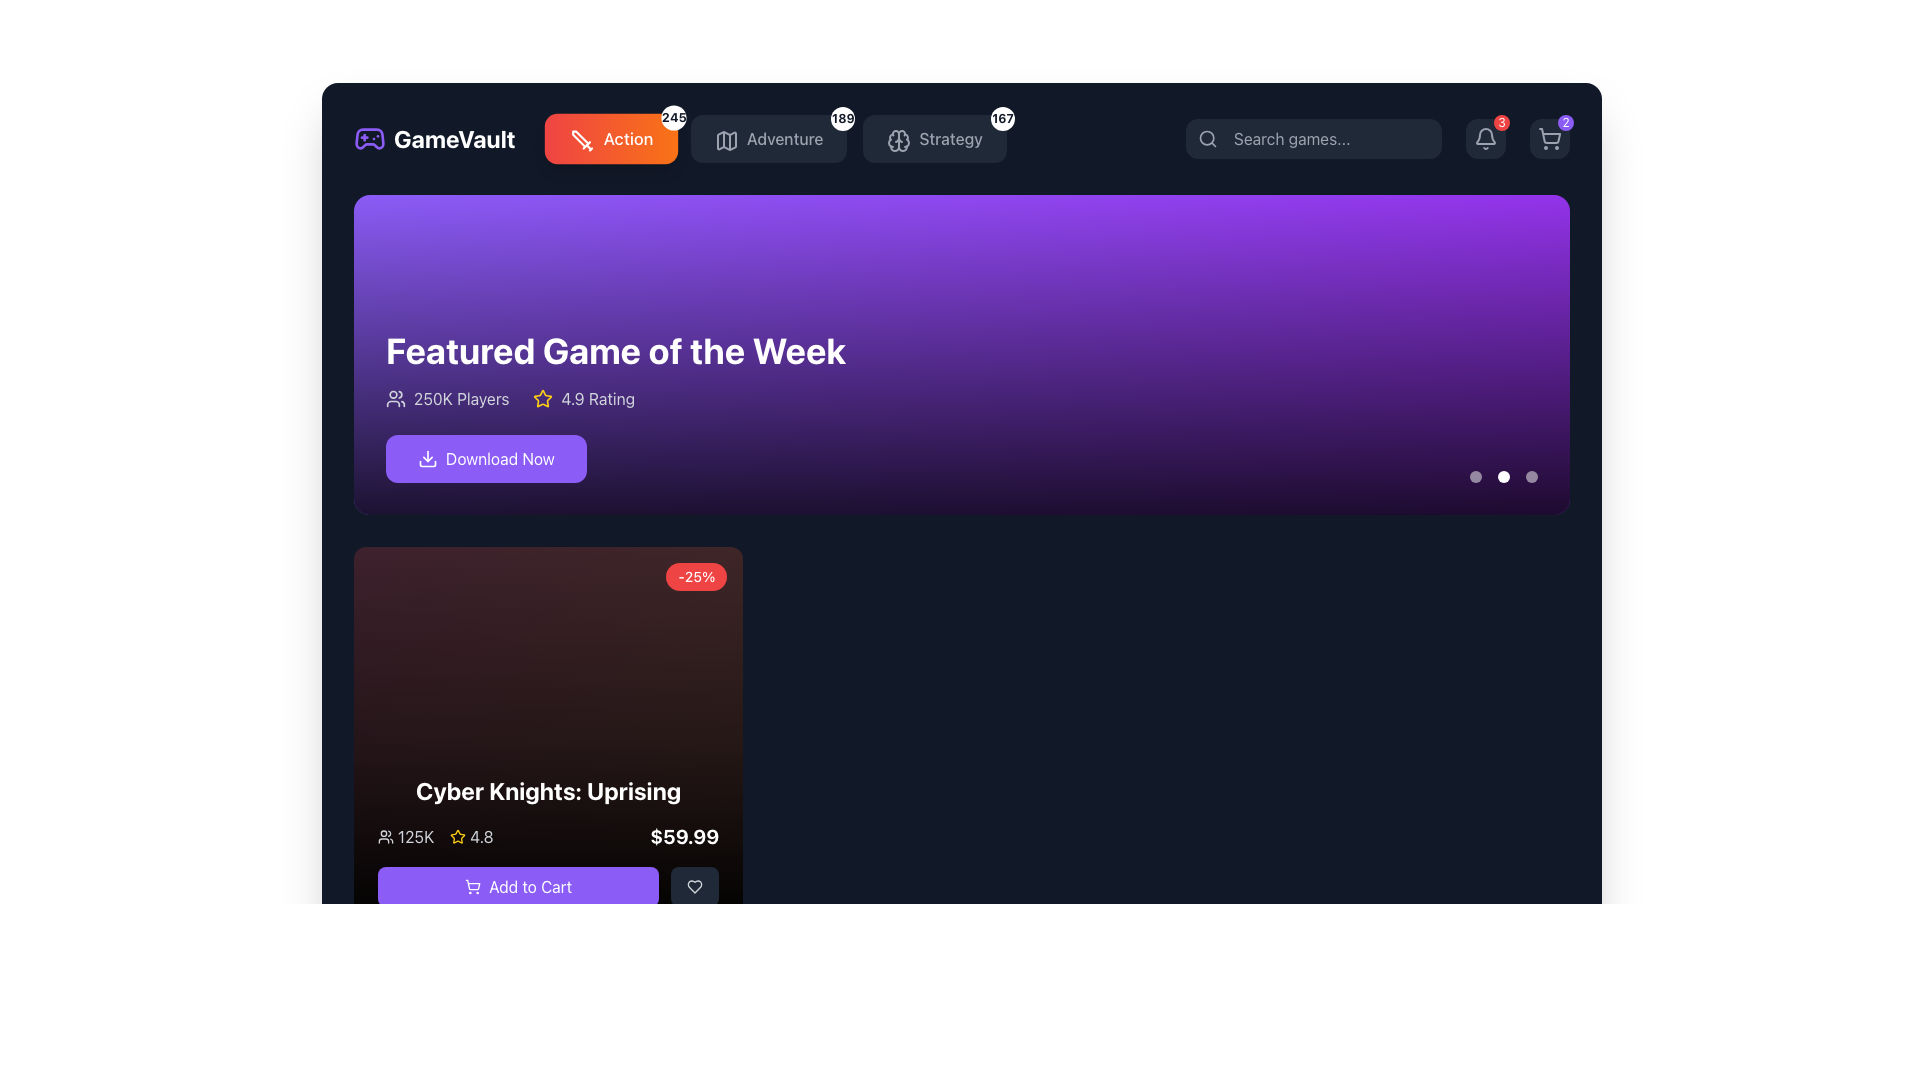  What do you see at coordinates (695, 886) in the screenshot?
I see `the heart icon representing the 'like' or 'favorite' function, which is centrally positioned within a rounded rectangular button in the bottom-right corner of the product card for 'Cyber Knights: Uprising'` at bounding box center [695, 886].